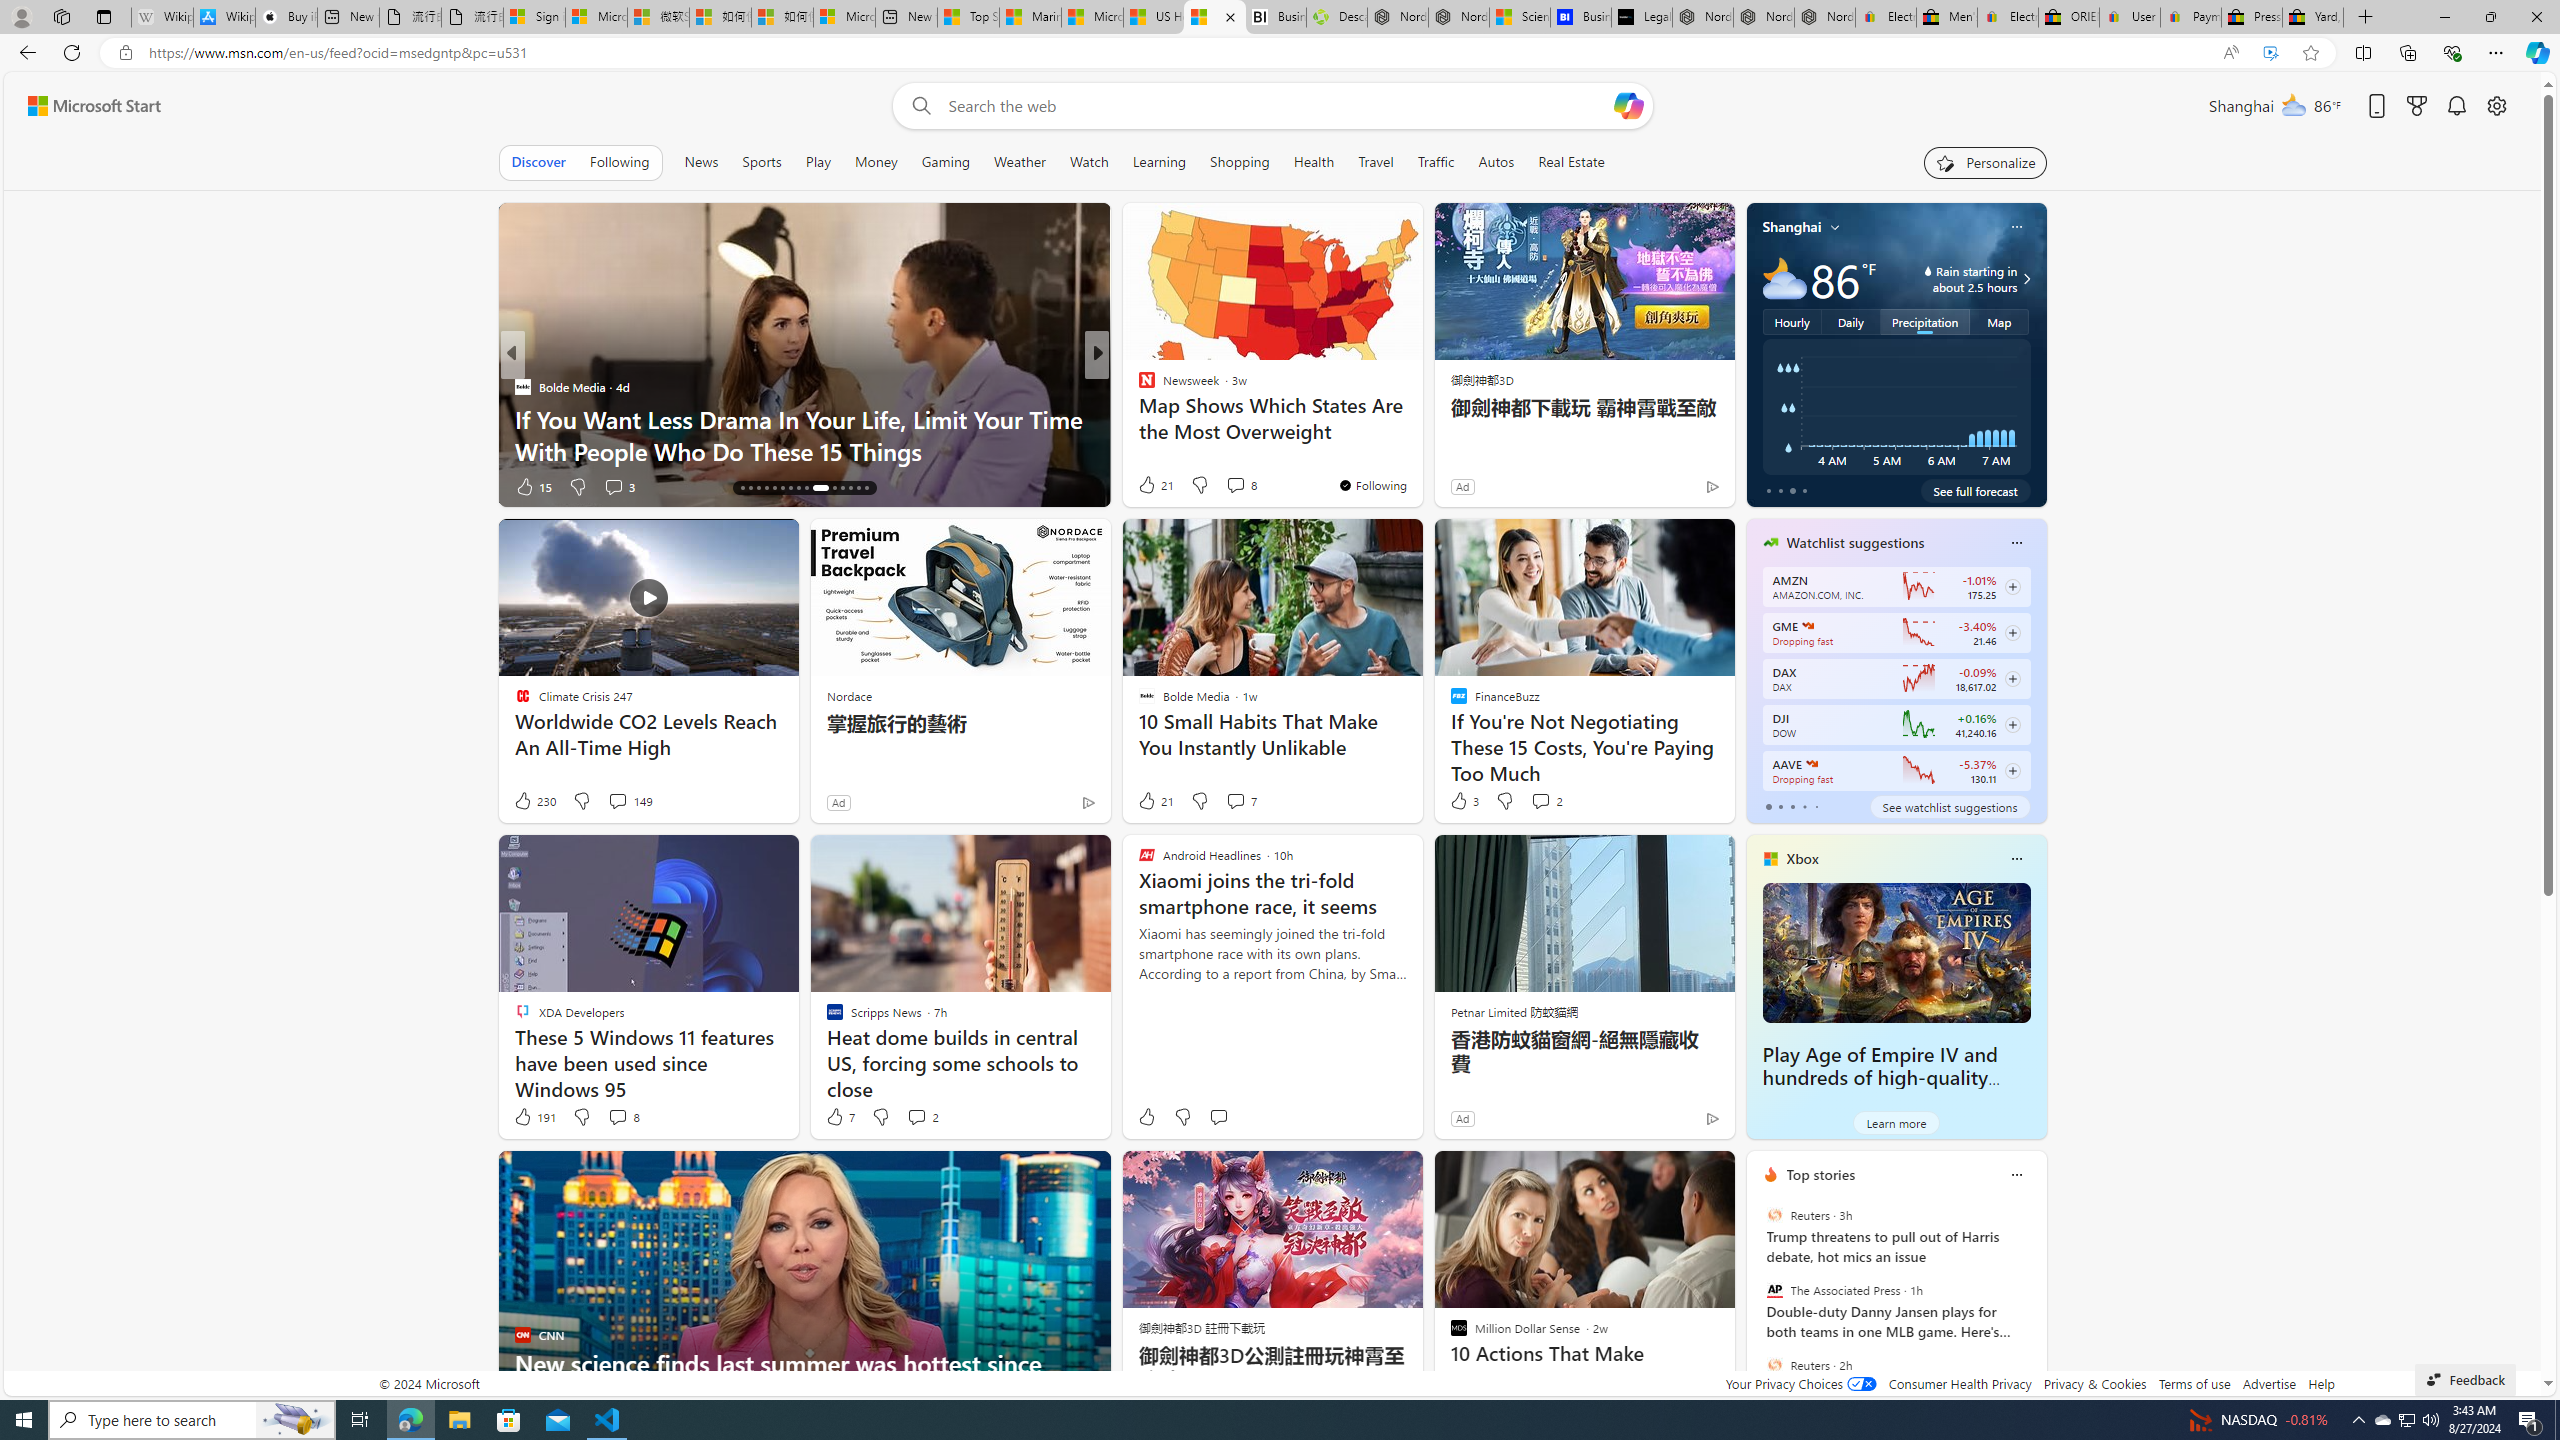 This screenshot has width=2560, height=1440. I want to click on 'View comments 265 Comment', so click(1247, 486).